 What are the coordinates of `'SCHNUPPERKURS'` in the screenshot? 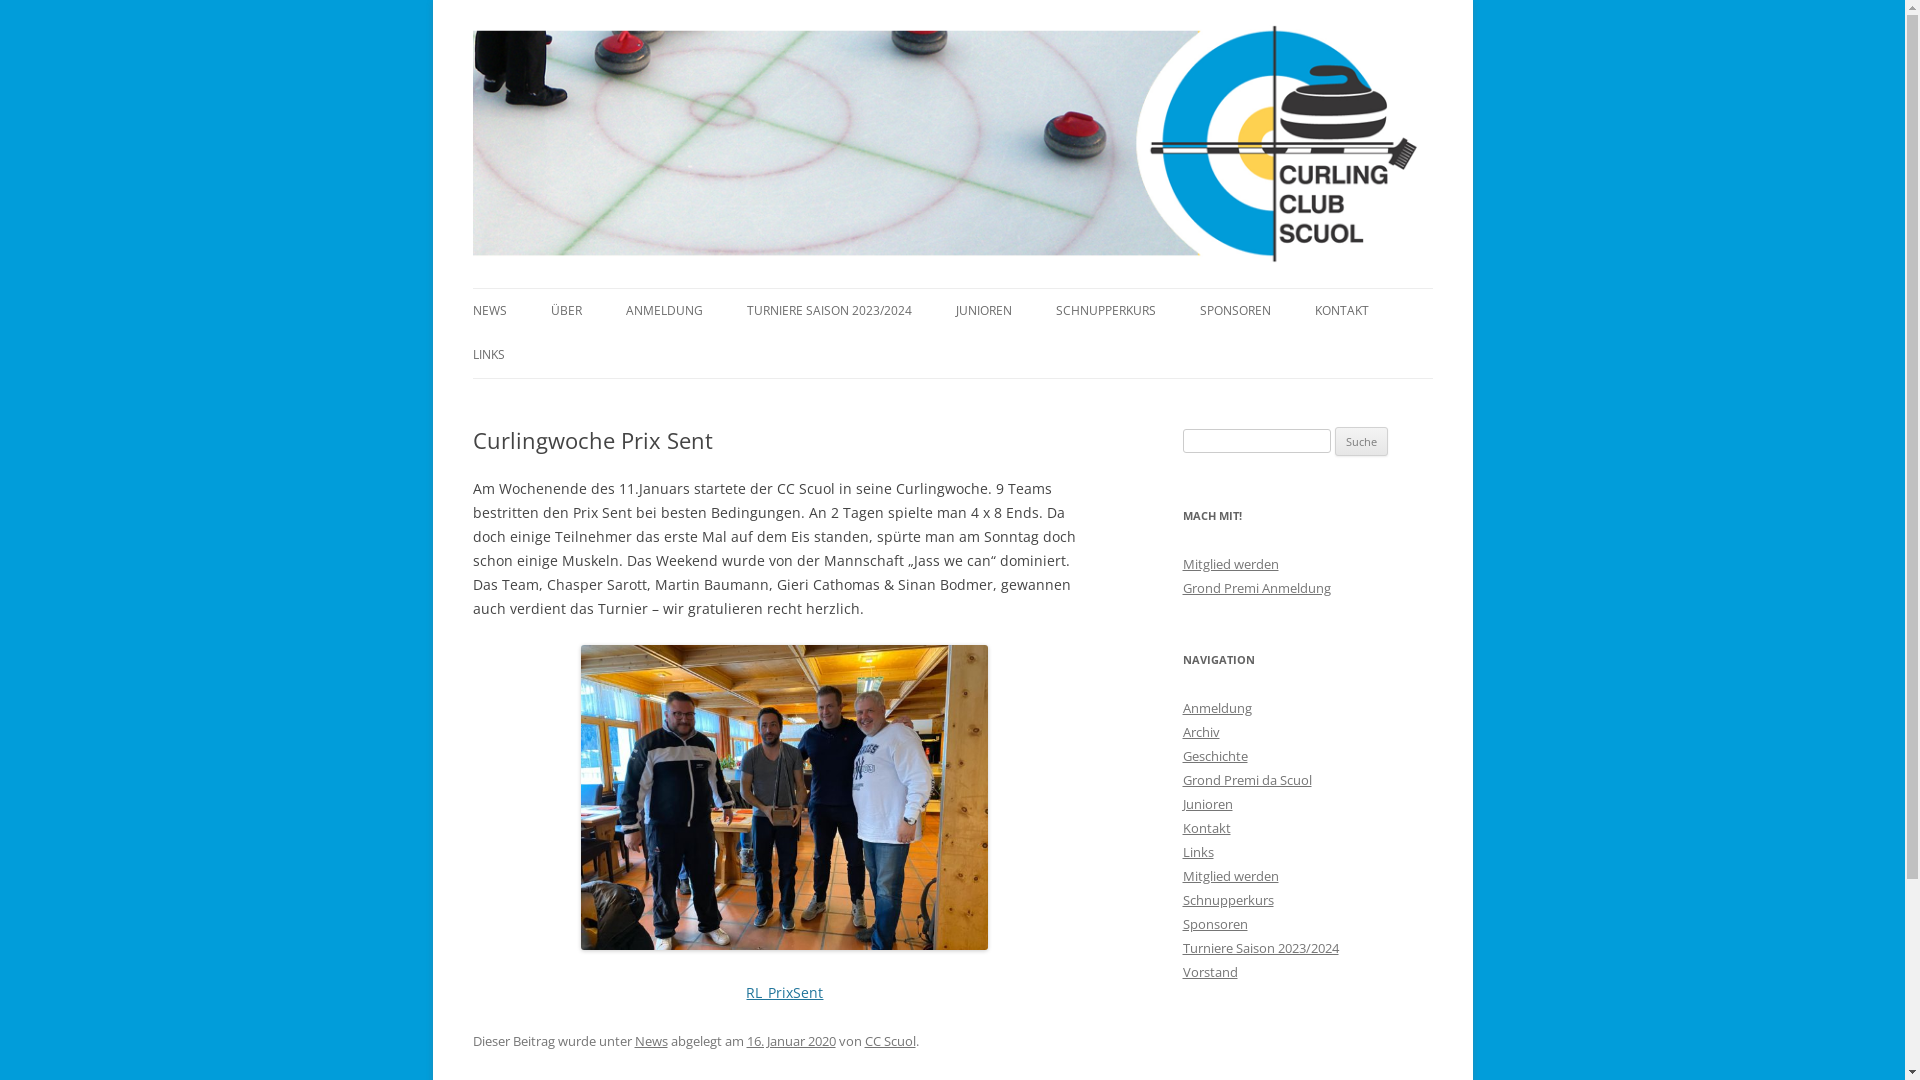 It's located at (1104, 311).